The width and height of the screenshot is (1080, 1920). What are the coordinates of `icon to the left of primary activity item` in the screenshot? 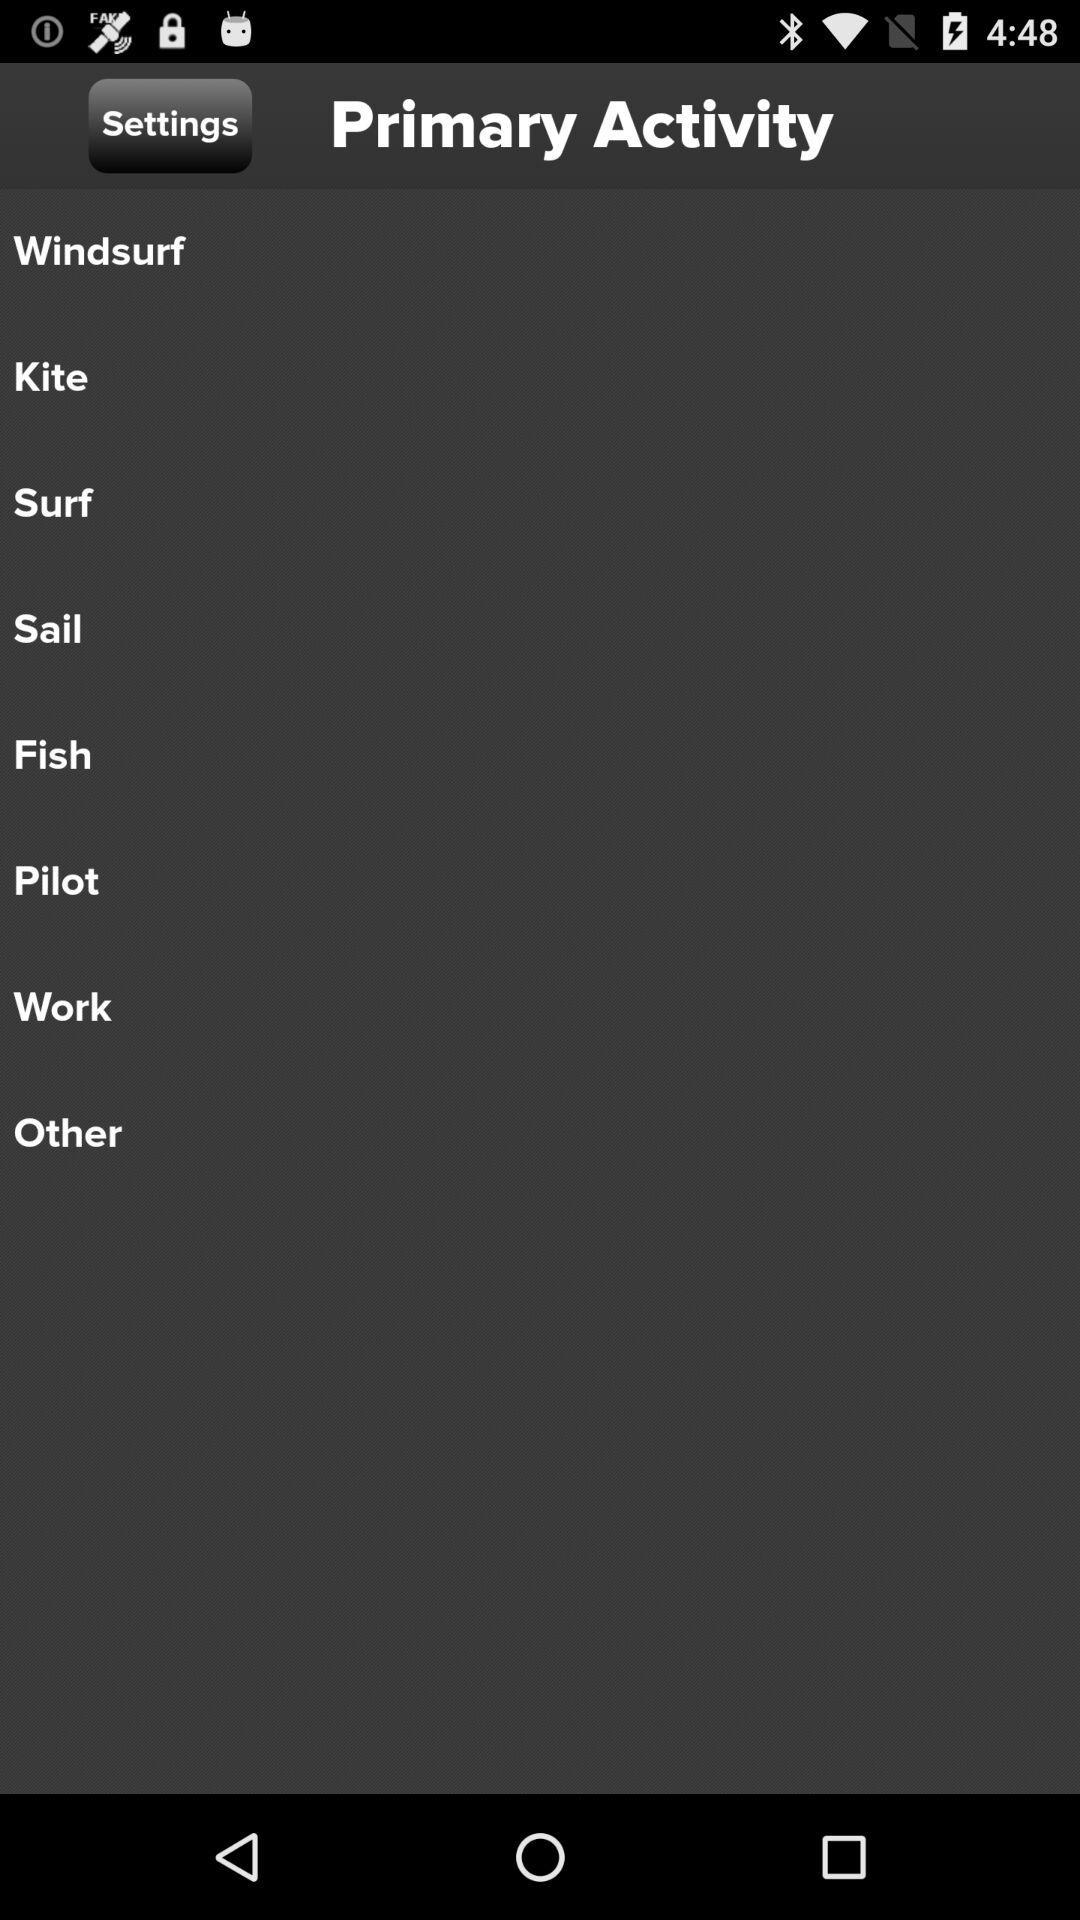 It's located at (169, 124).